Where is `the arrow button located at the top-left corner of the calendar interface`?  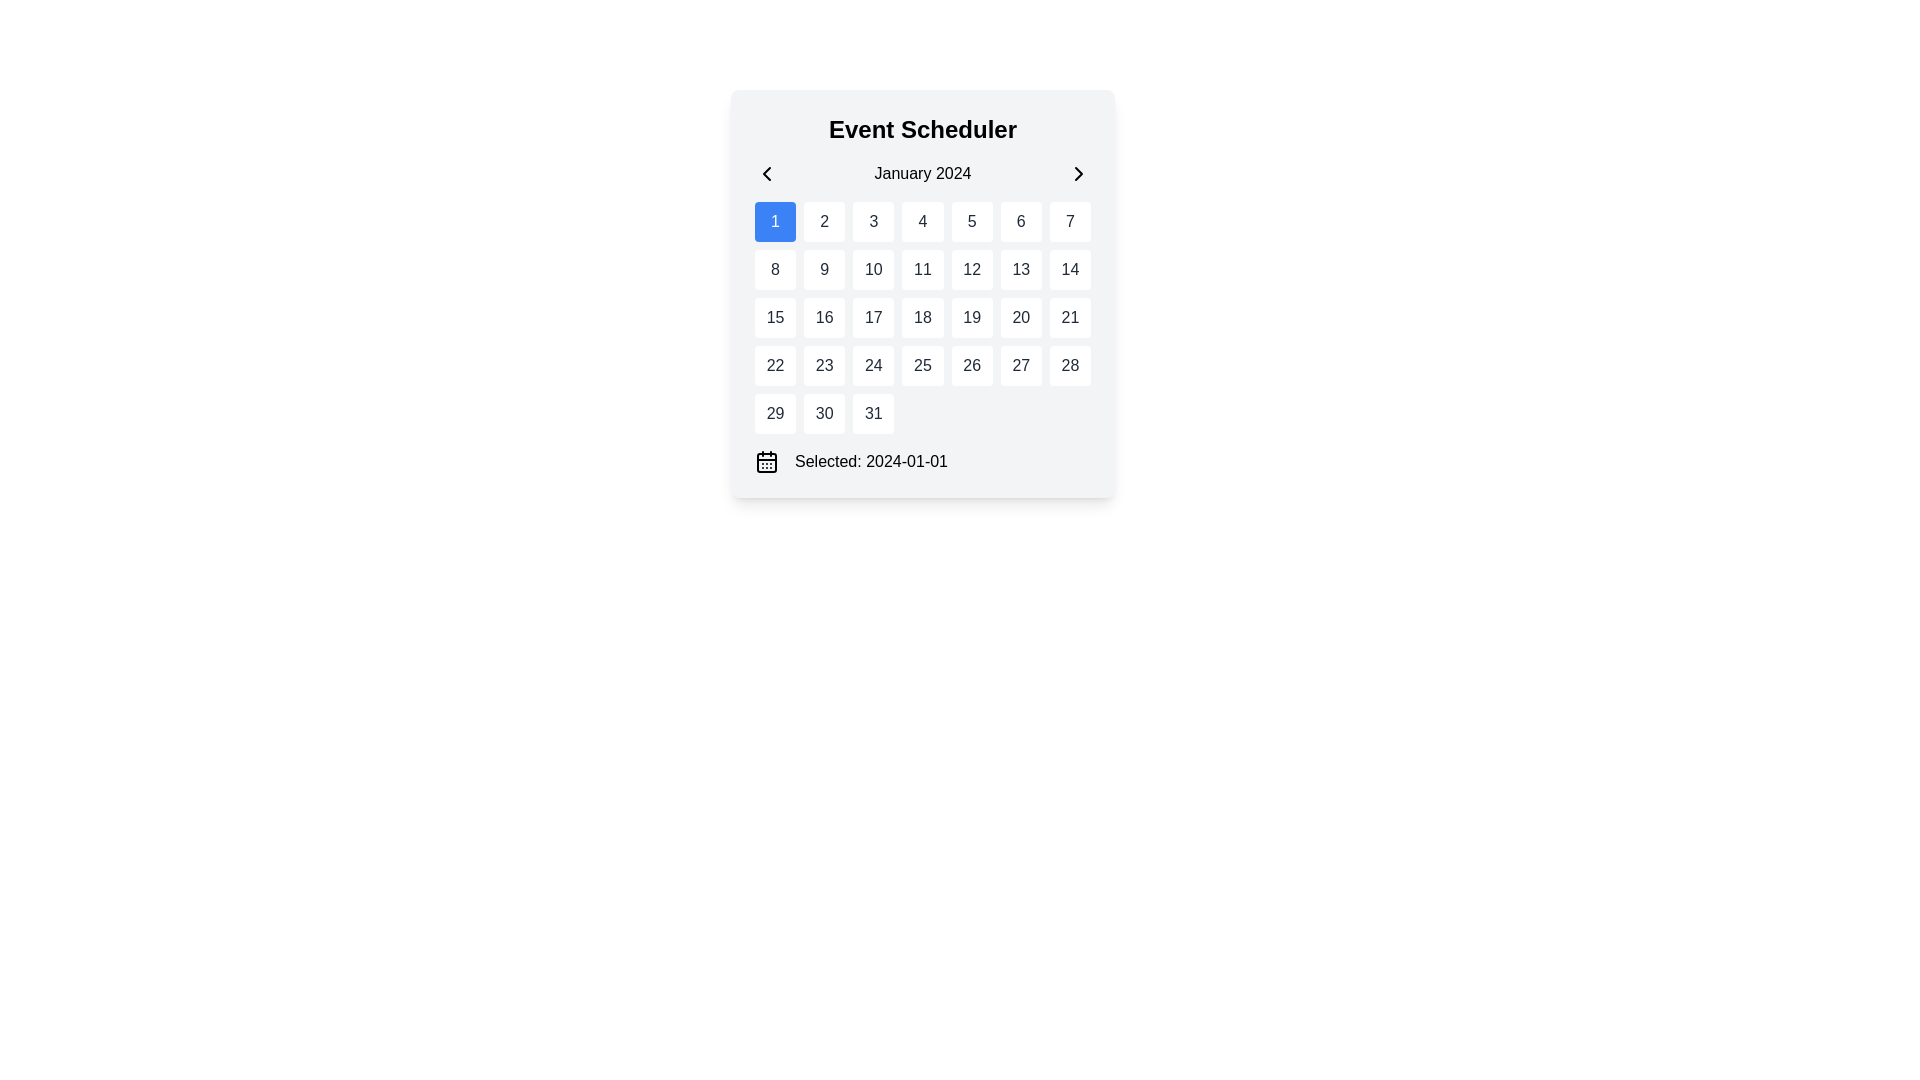
the arrow button located at the top-left corner of the calendar interface is located at coordinates (766, 172).